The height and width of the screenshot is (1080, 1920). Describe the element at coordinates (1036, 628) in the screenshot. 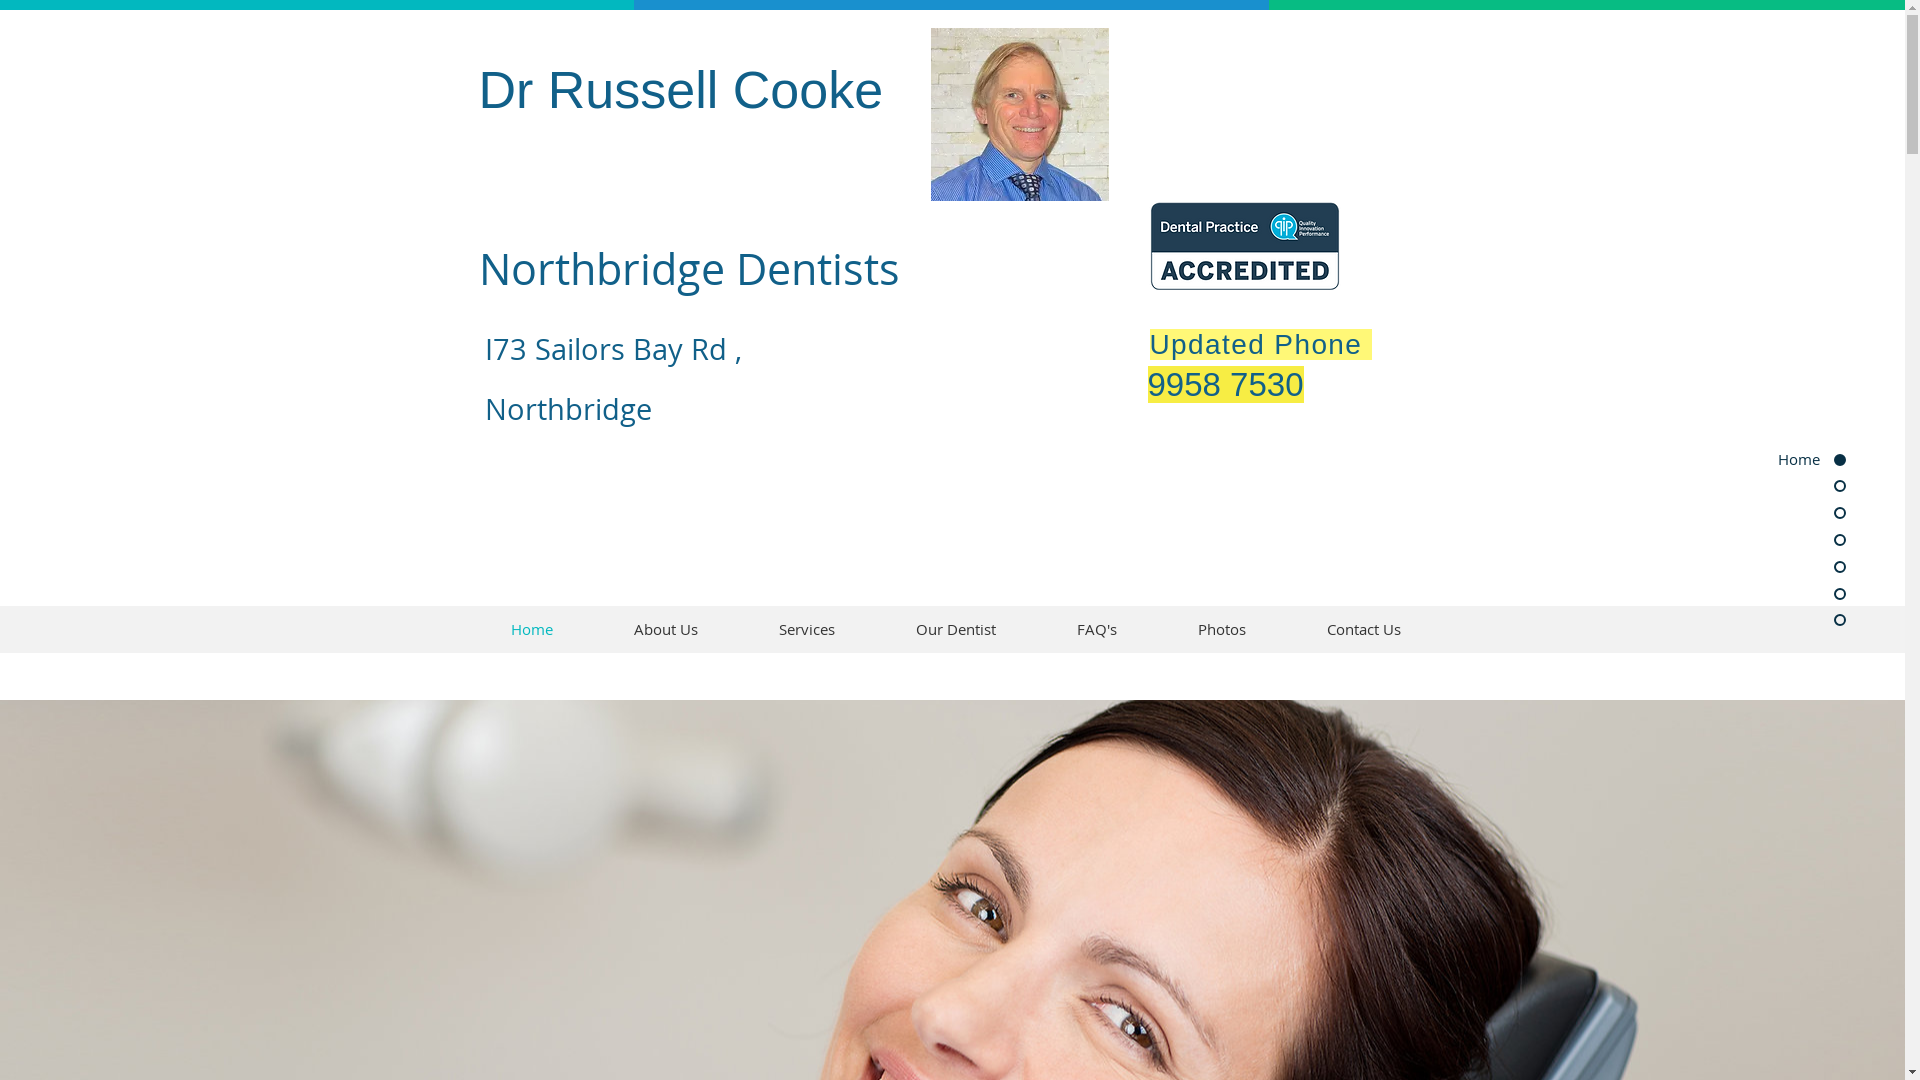

I see `'FAQ's'` at that location.